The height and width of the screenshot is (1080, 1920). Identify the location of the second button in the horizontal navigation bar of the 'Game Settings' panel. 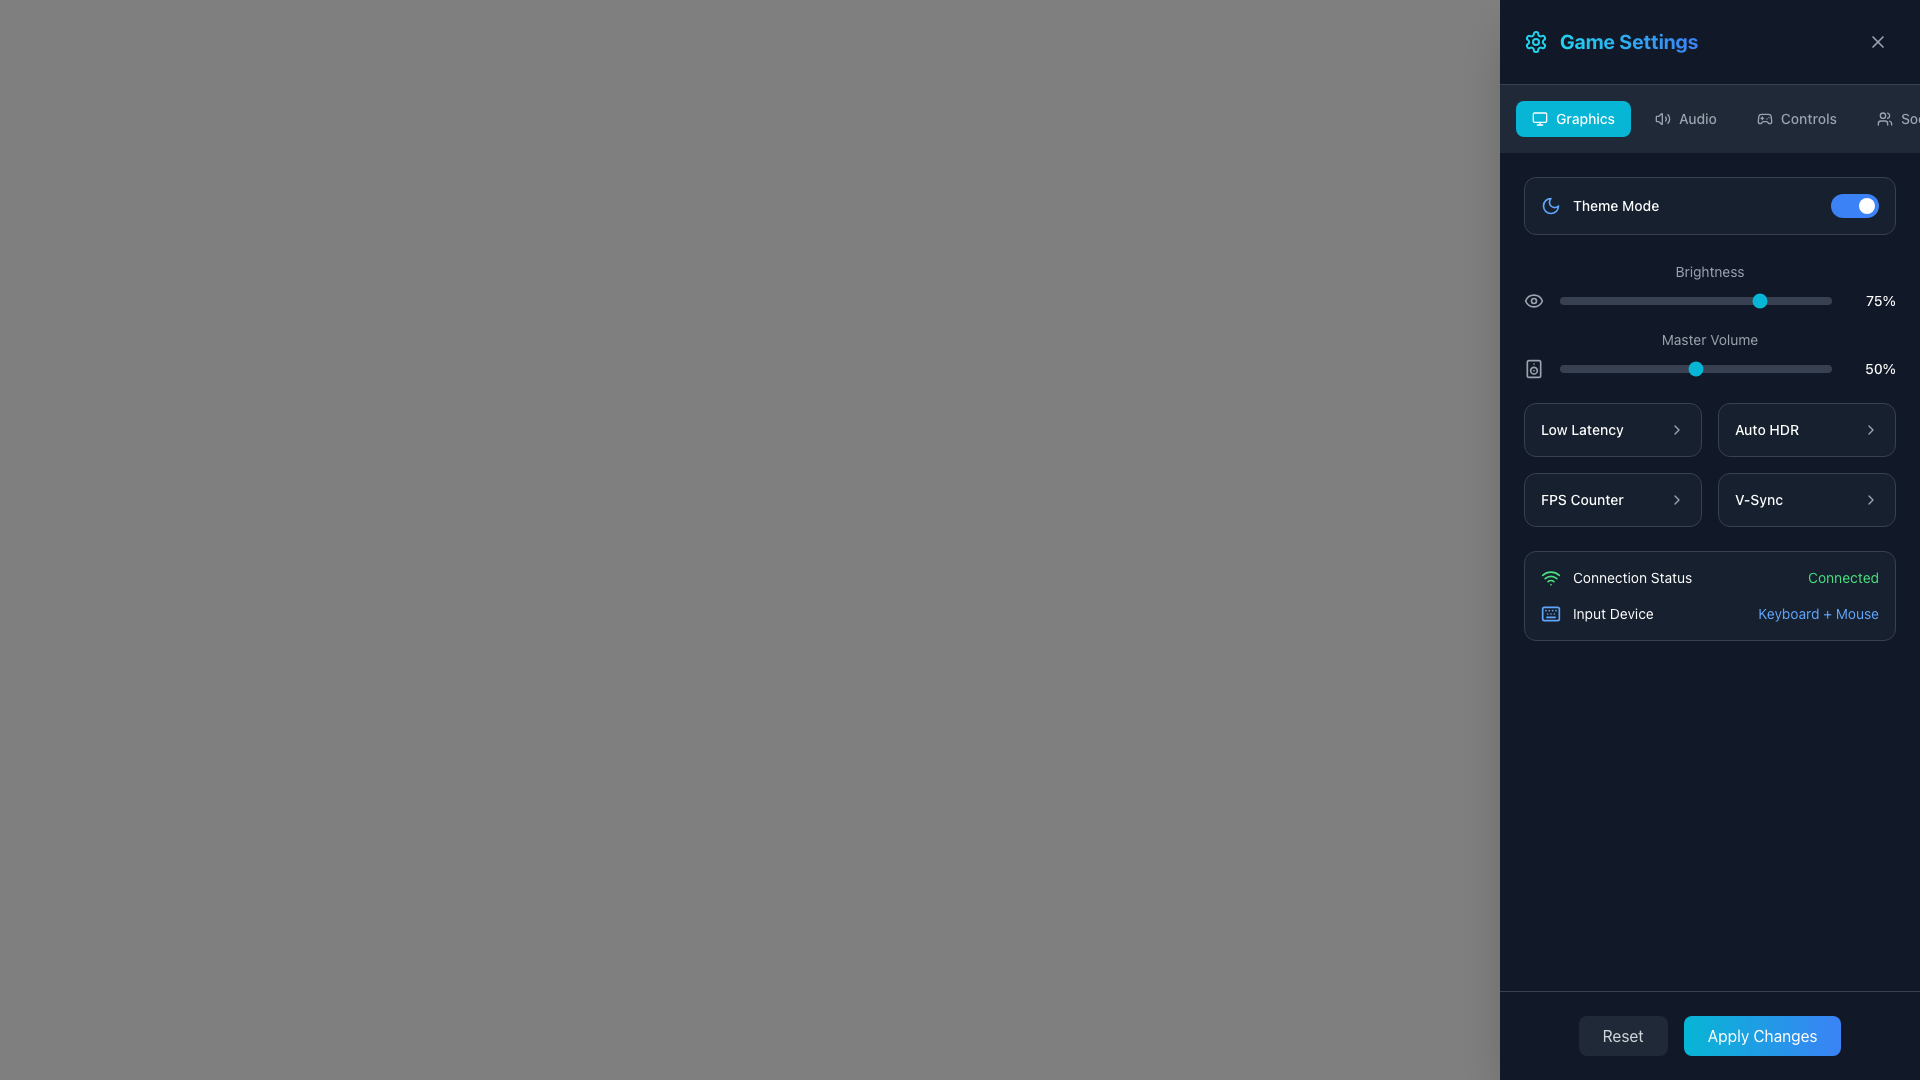
(1684, 119).